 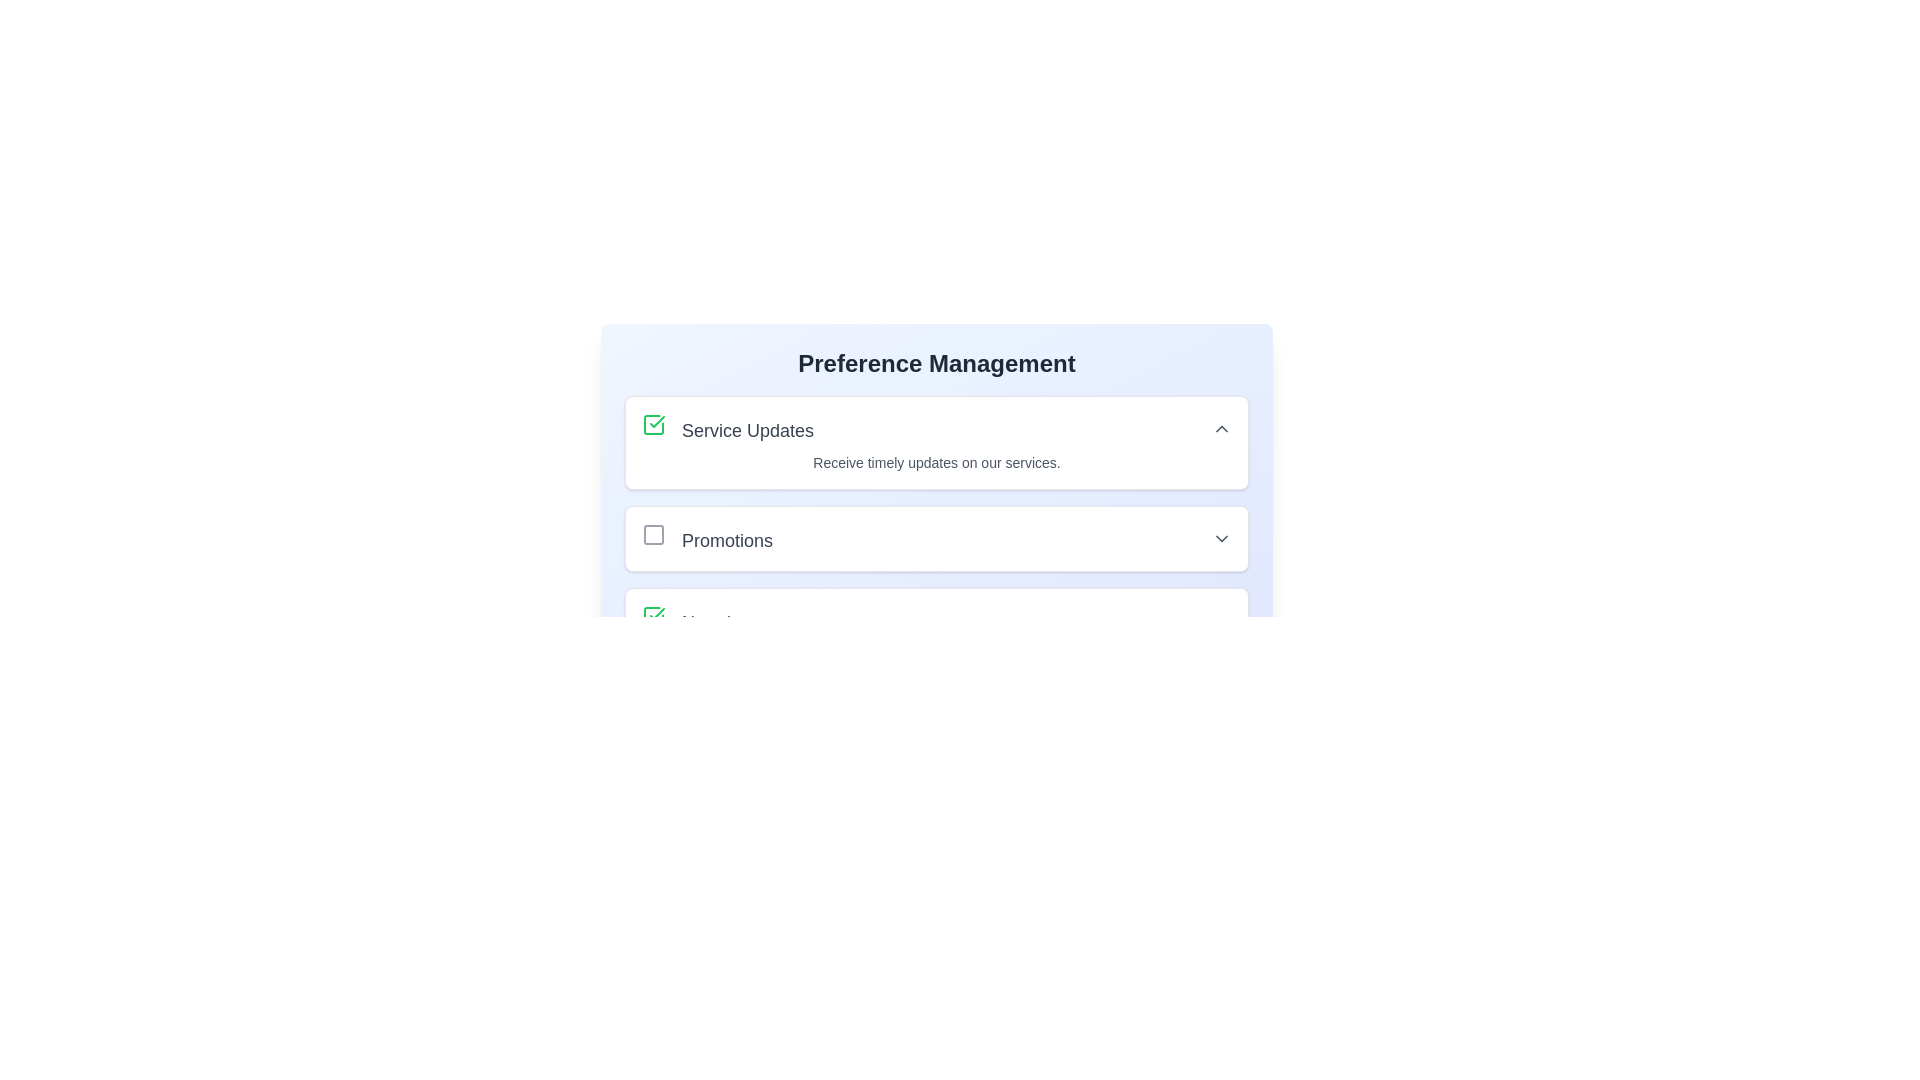 I want to click on the 'Newsletters' checkbox by, so click(x=653, y=616).